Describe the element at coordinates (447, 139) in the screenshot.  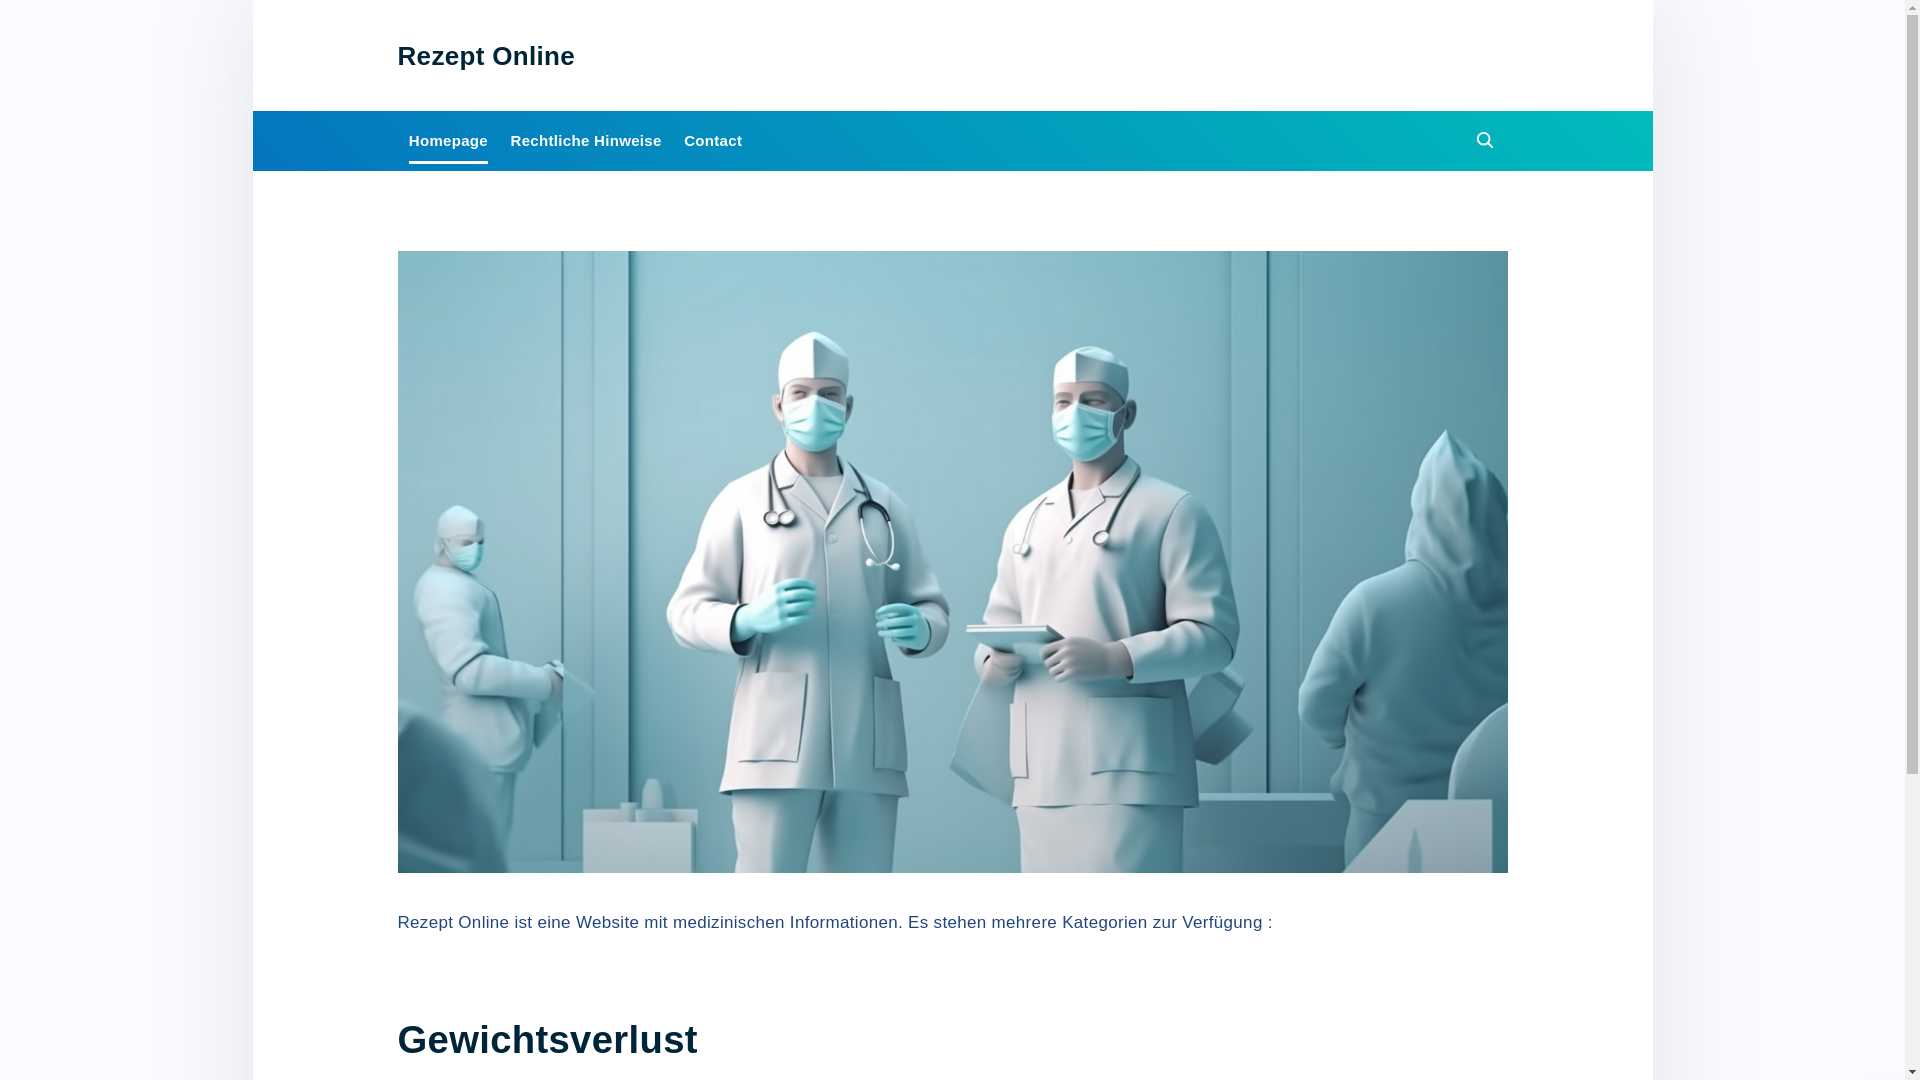
I see `'Homepage'` at that location.